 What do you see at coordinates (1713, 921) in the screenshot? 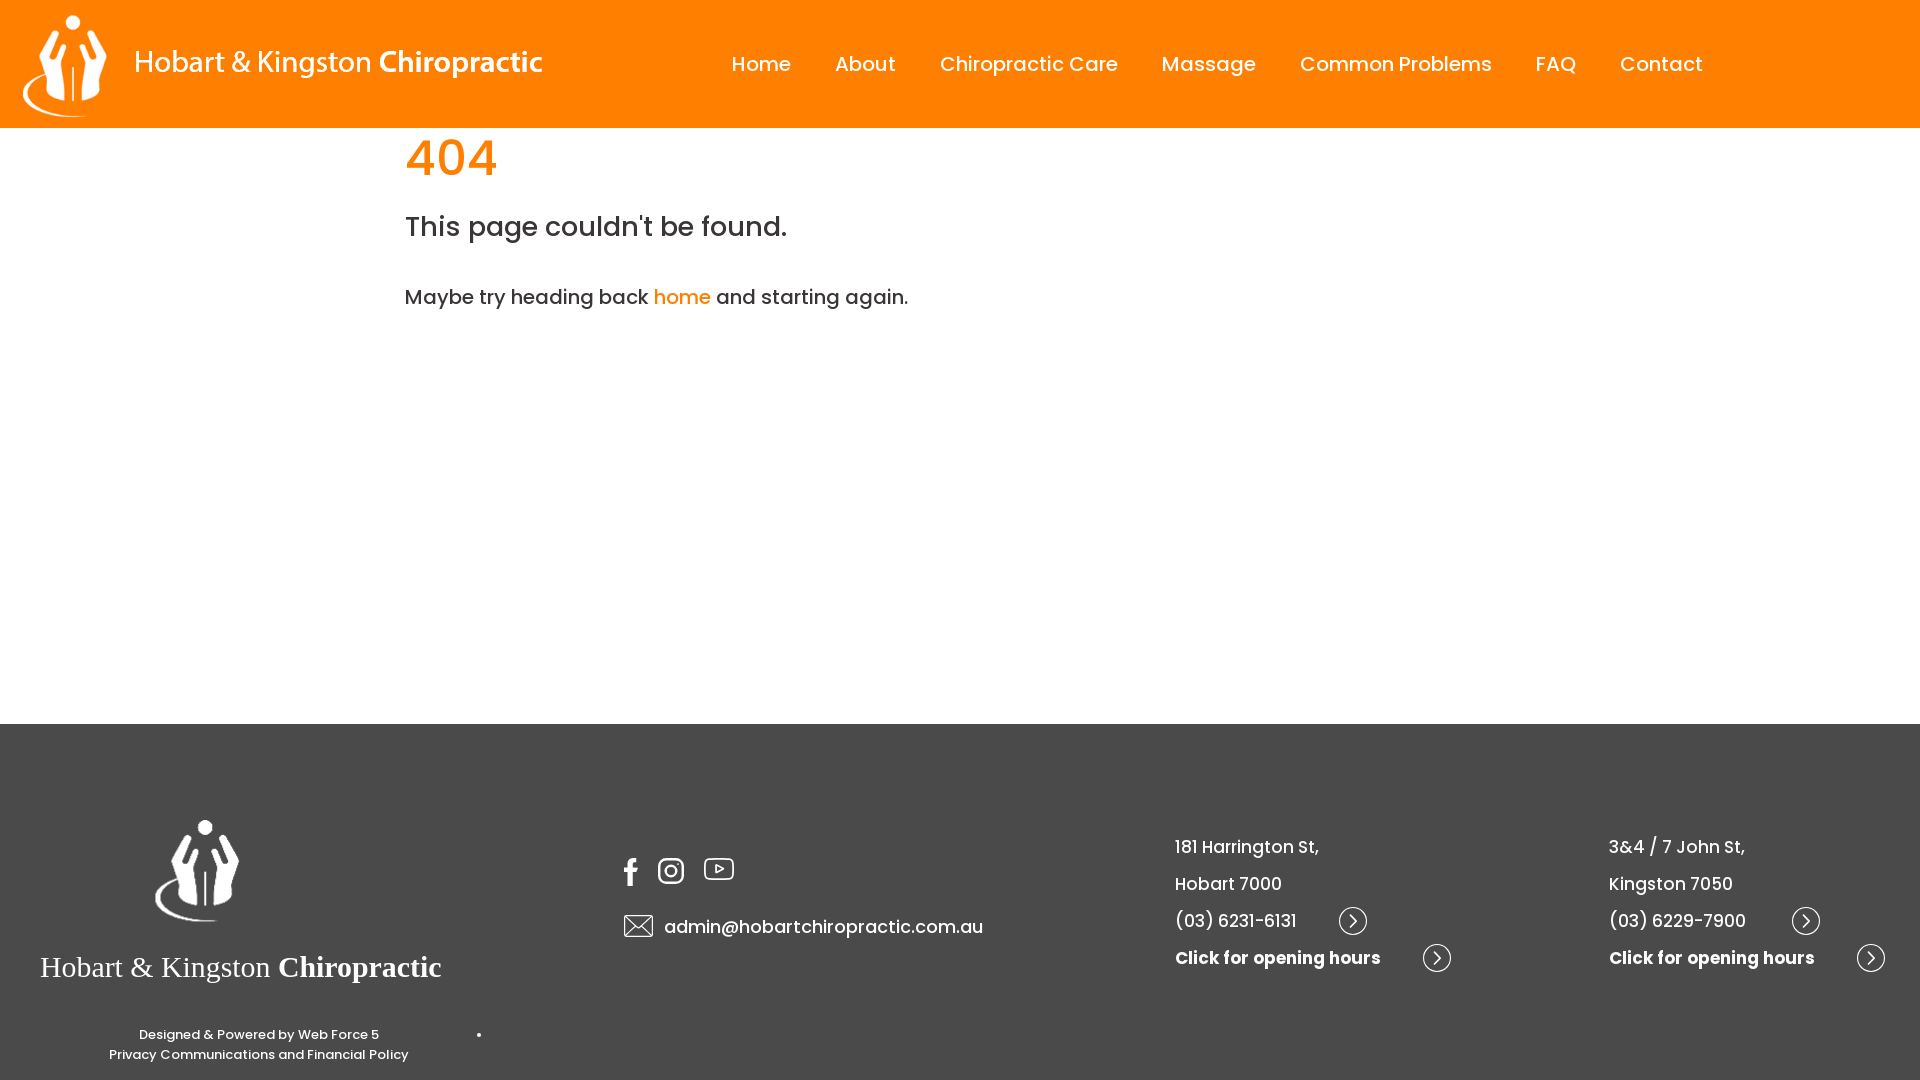
I see `'(03) 6229-7900 '` at bounding box center [1713, 921].